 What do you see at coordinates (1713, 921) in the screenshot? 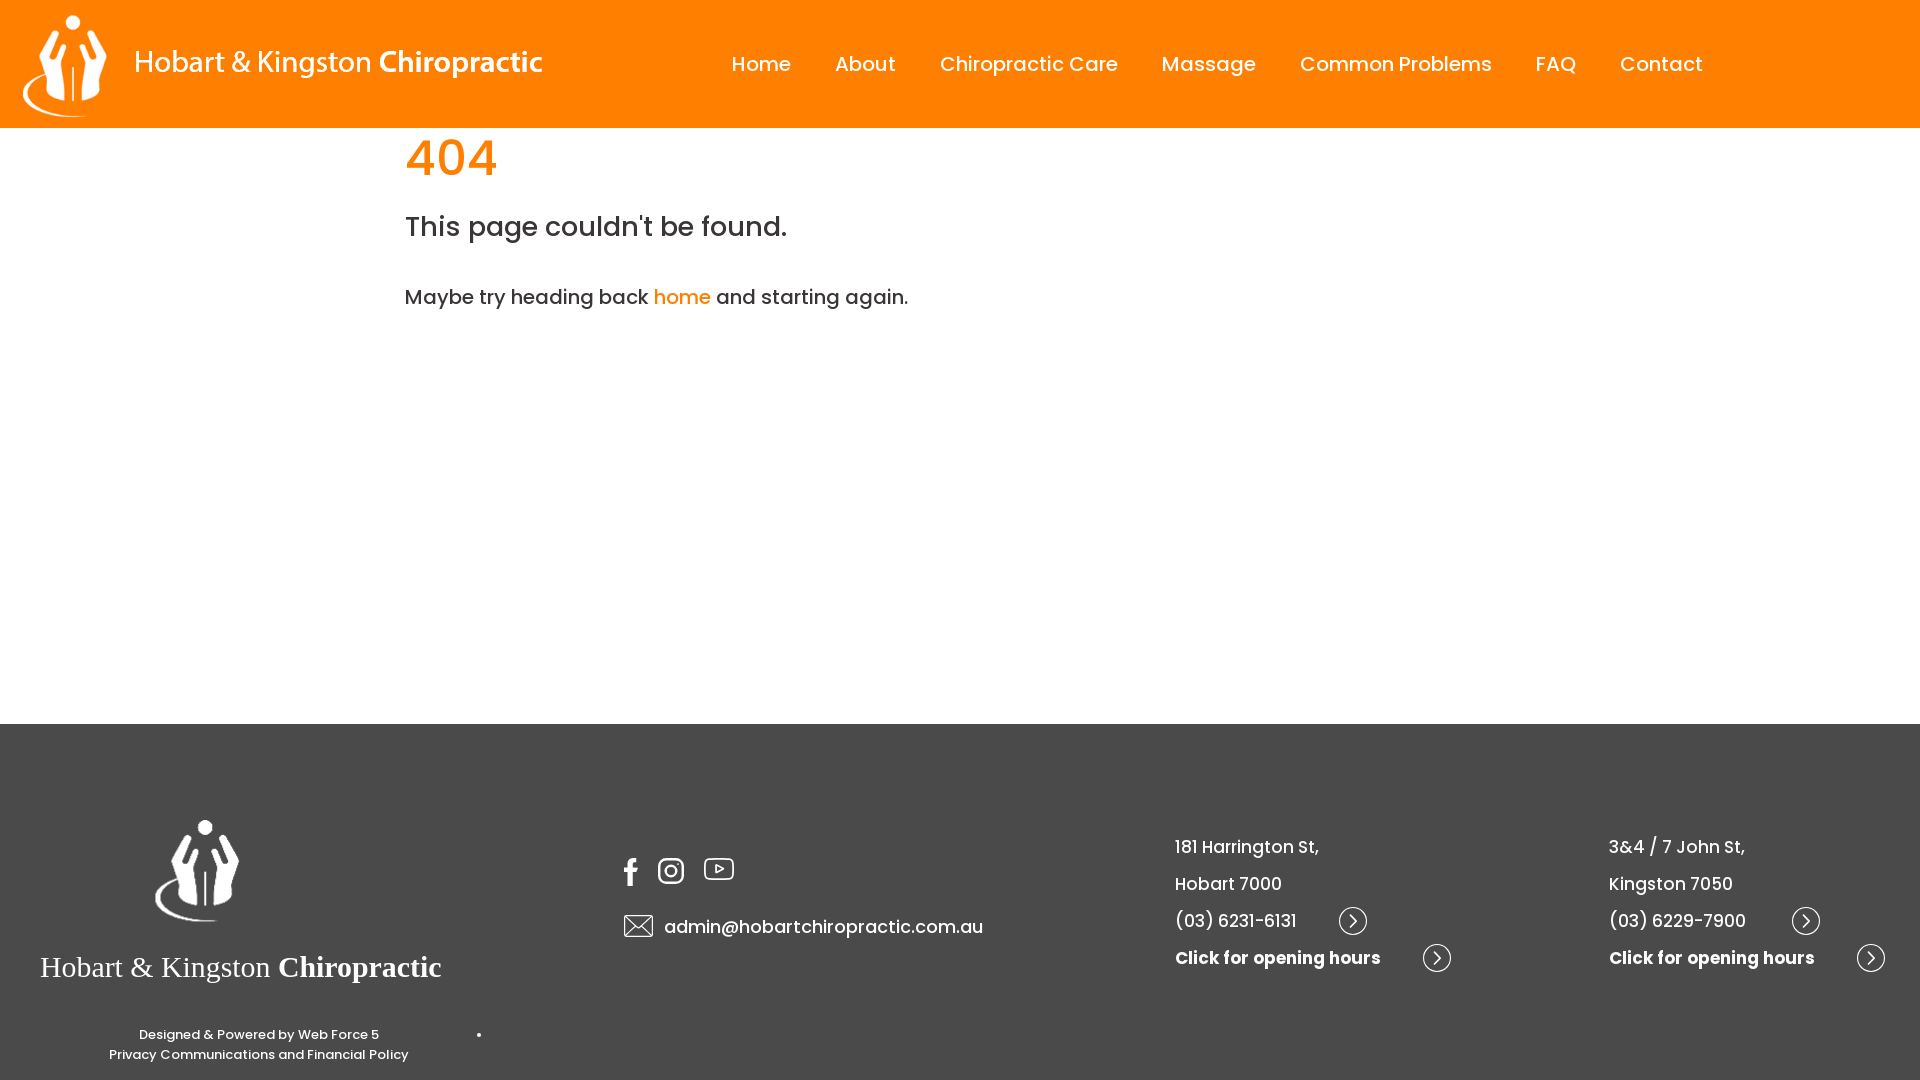
I see `'(03) 6229-7900 '` at bounding box center [1713, 921].